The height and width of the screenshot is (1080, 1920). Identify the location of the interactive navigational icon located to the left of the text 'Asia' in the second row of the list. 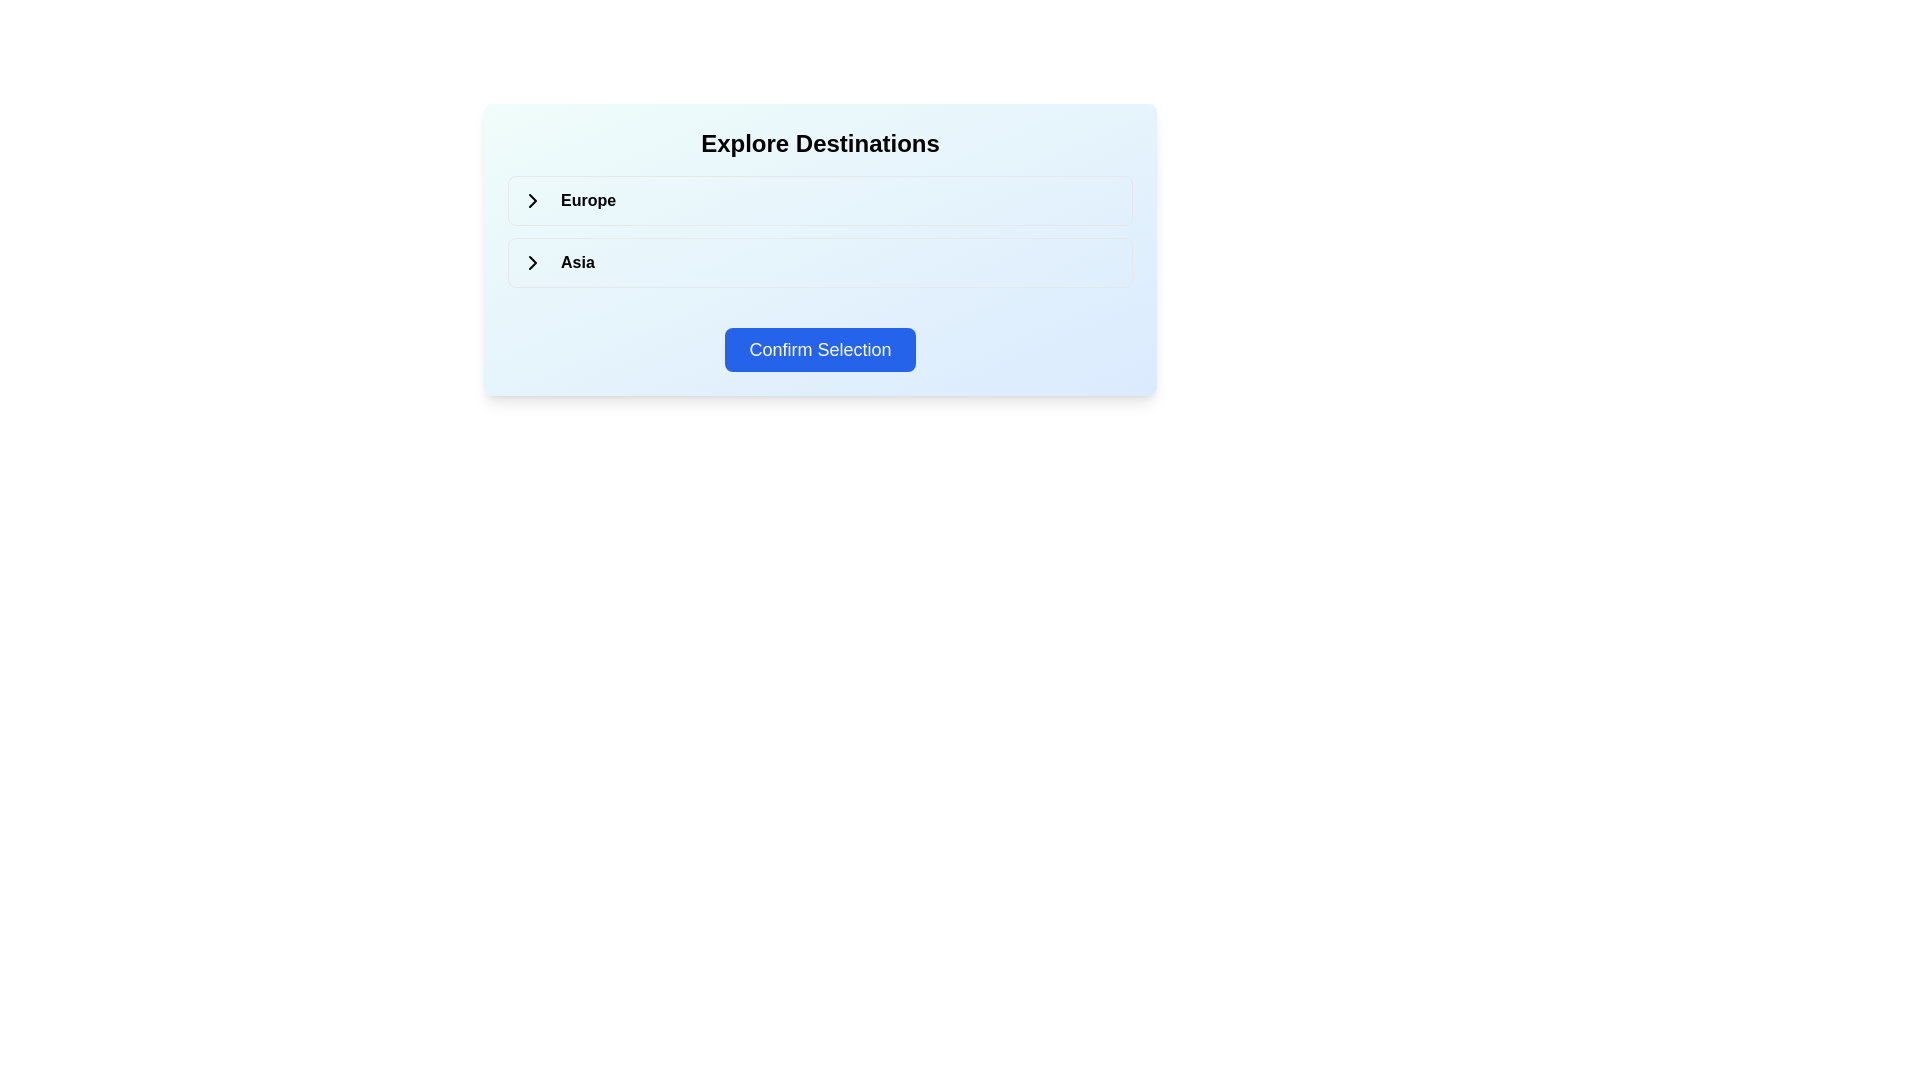
(532, 261).